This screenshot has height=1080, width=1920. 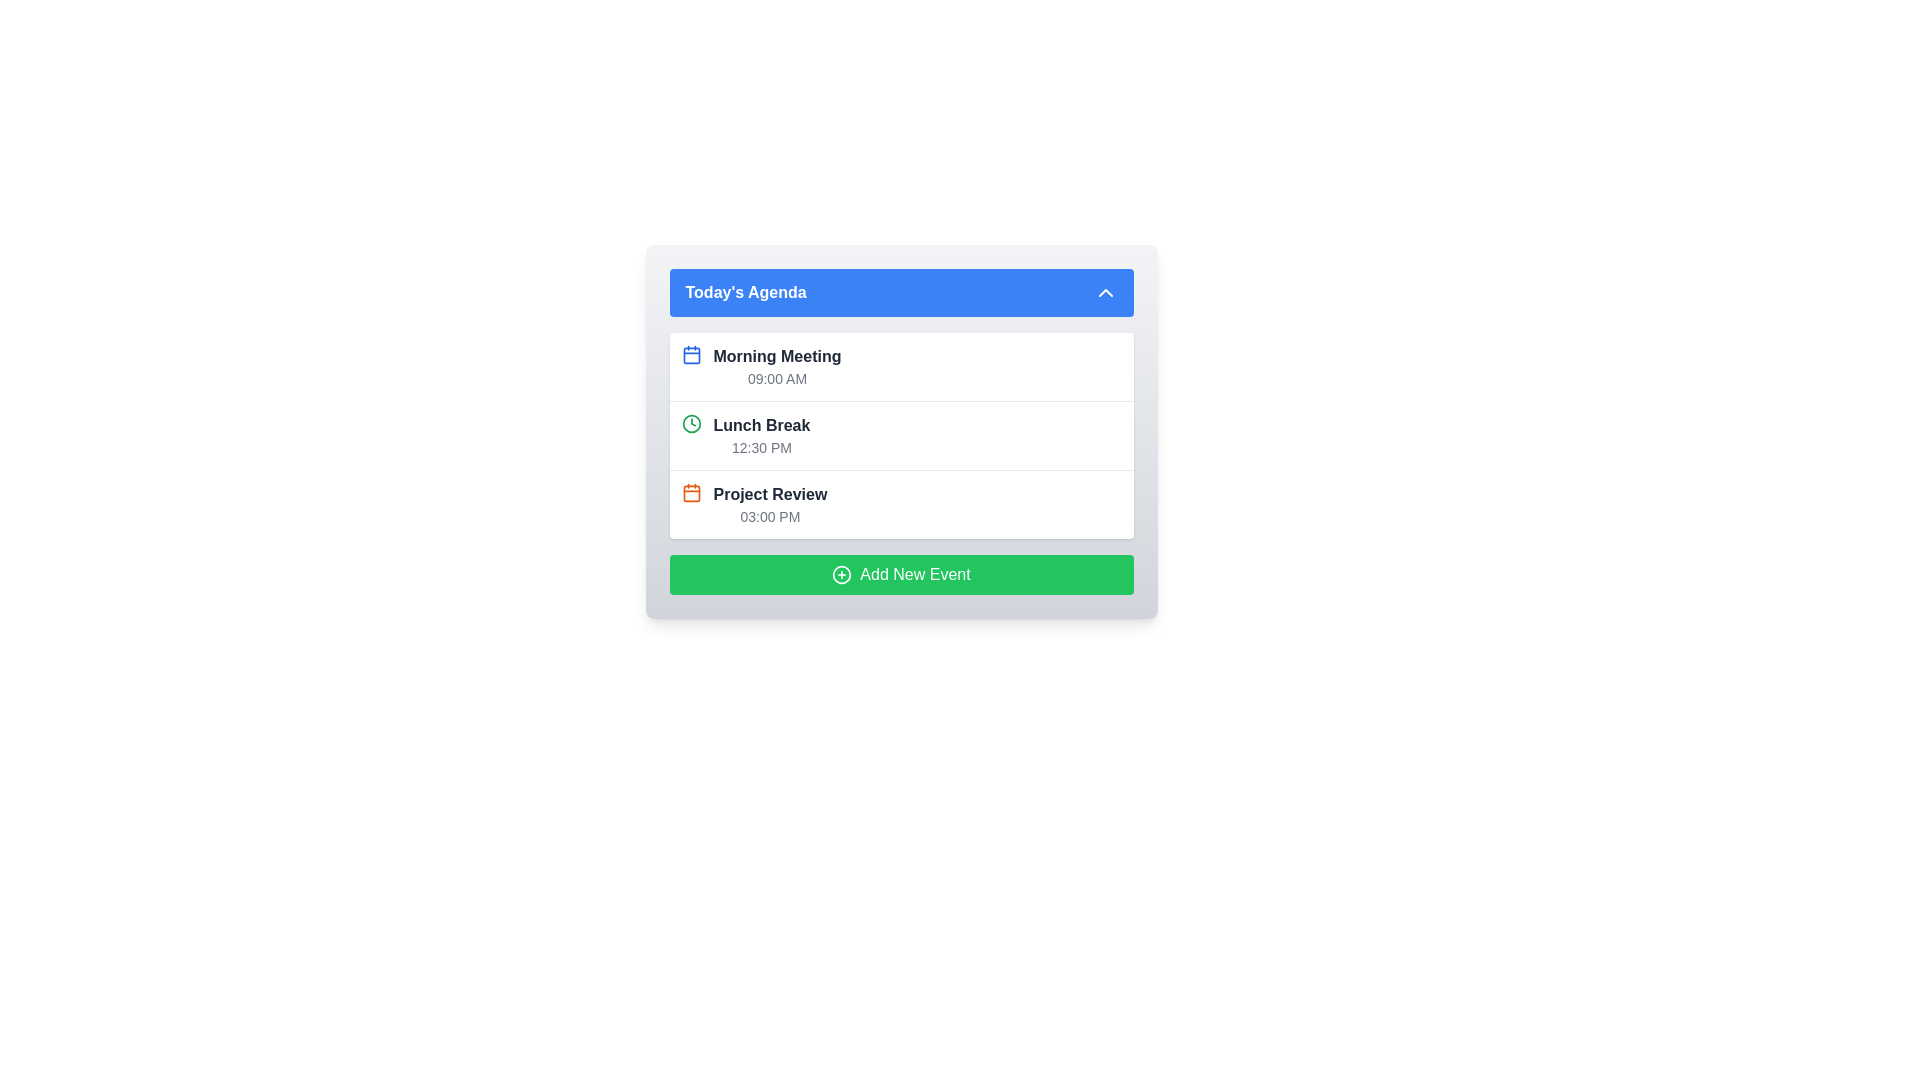 What do you see at coordinates (900, 503) in the screenshot?
I see `the third list item representing a scheduled agenda item` at bounding box center [900, 503].